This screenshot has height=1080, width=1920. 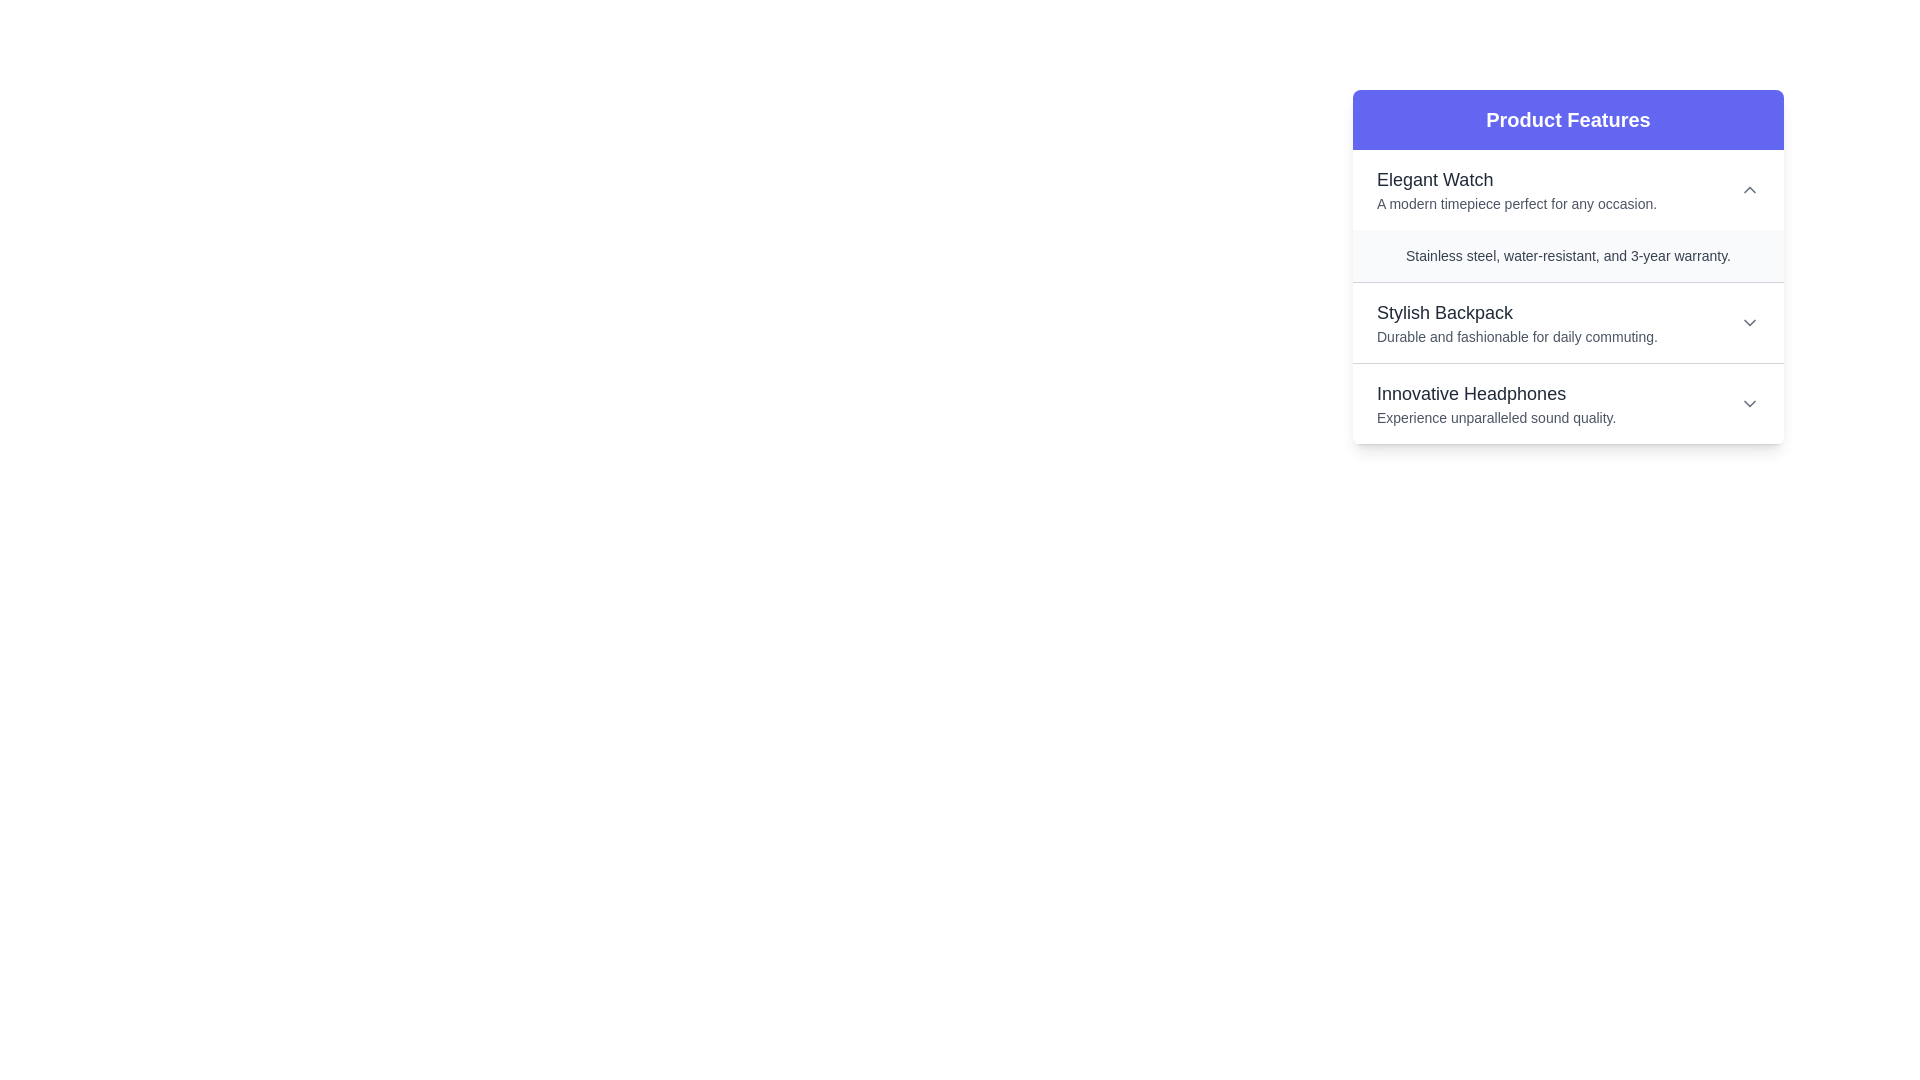 I want to click on text element containing the description 'Stainless steel, water-resistant, and 3-year warranty.' located in the 'Product Features' section below the title 'Elegant Watch', so click(x=1567, y=254).